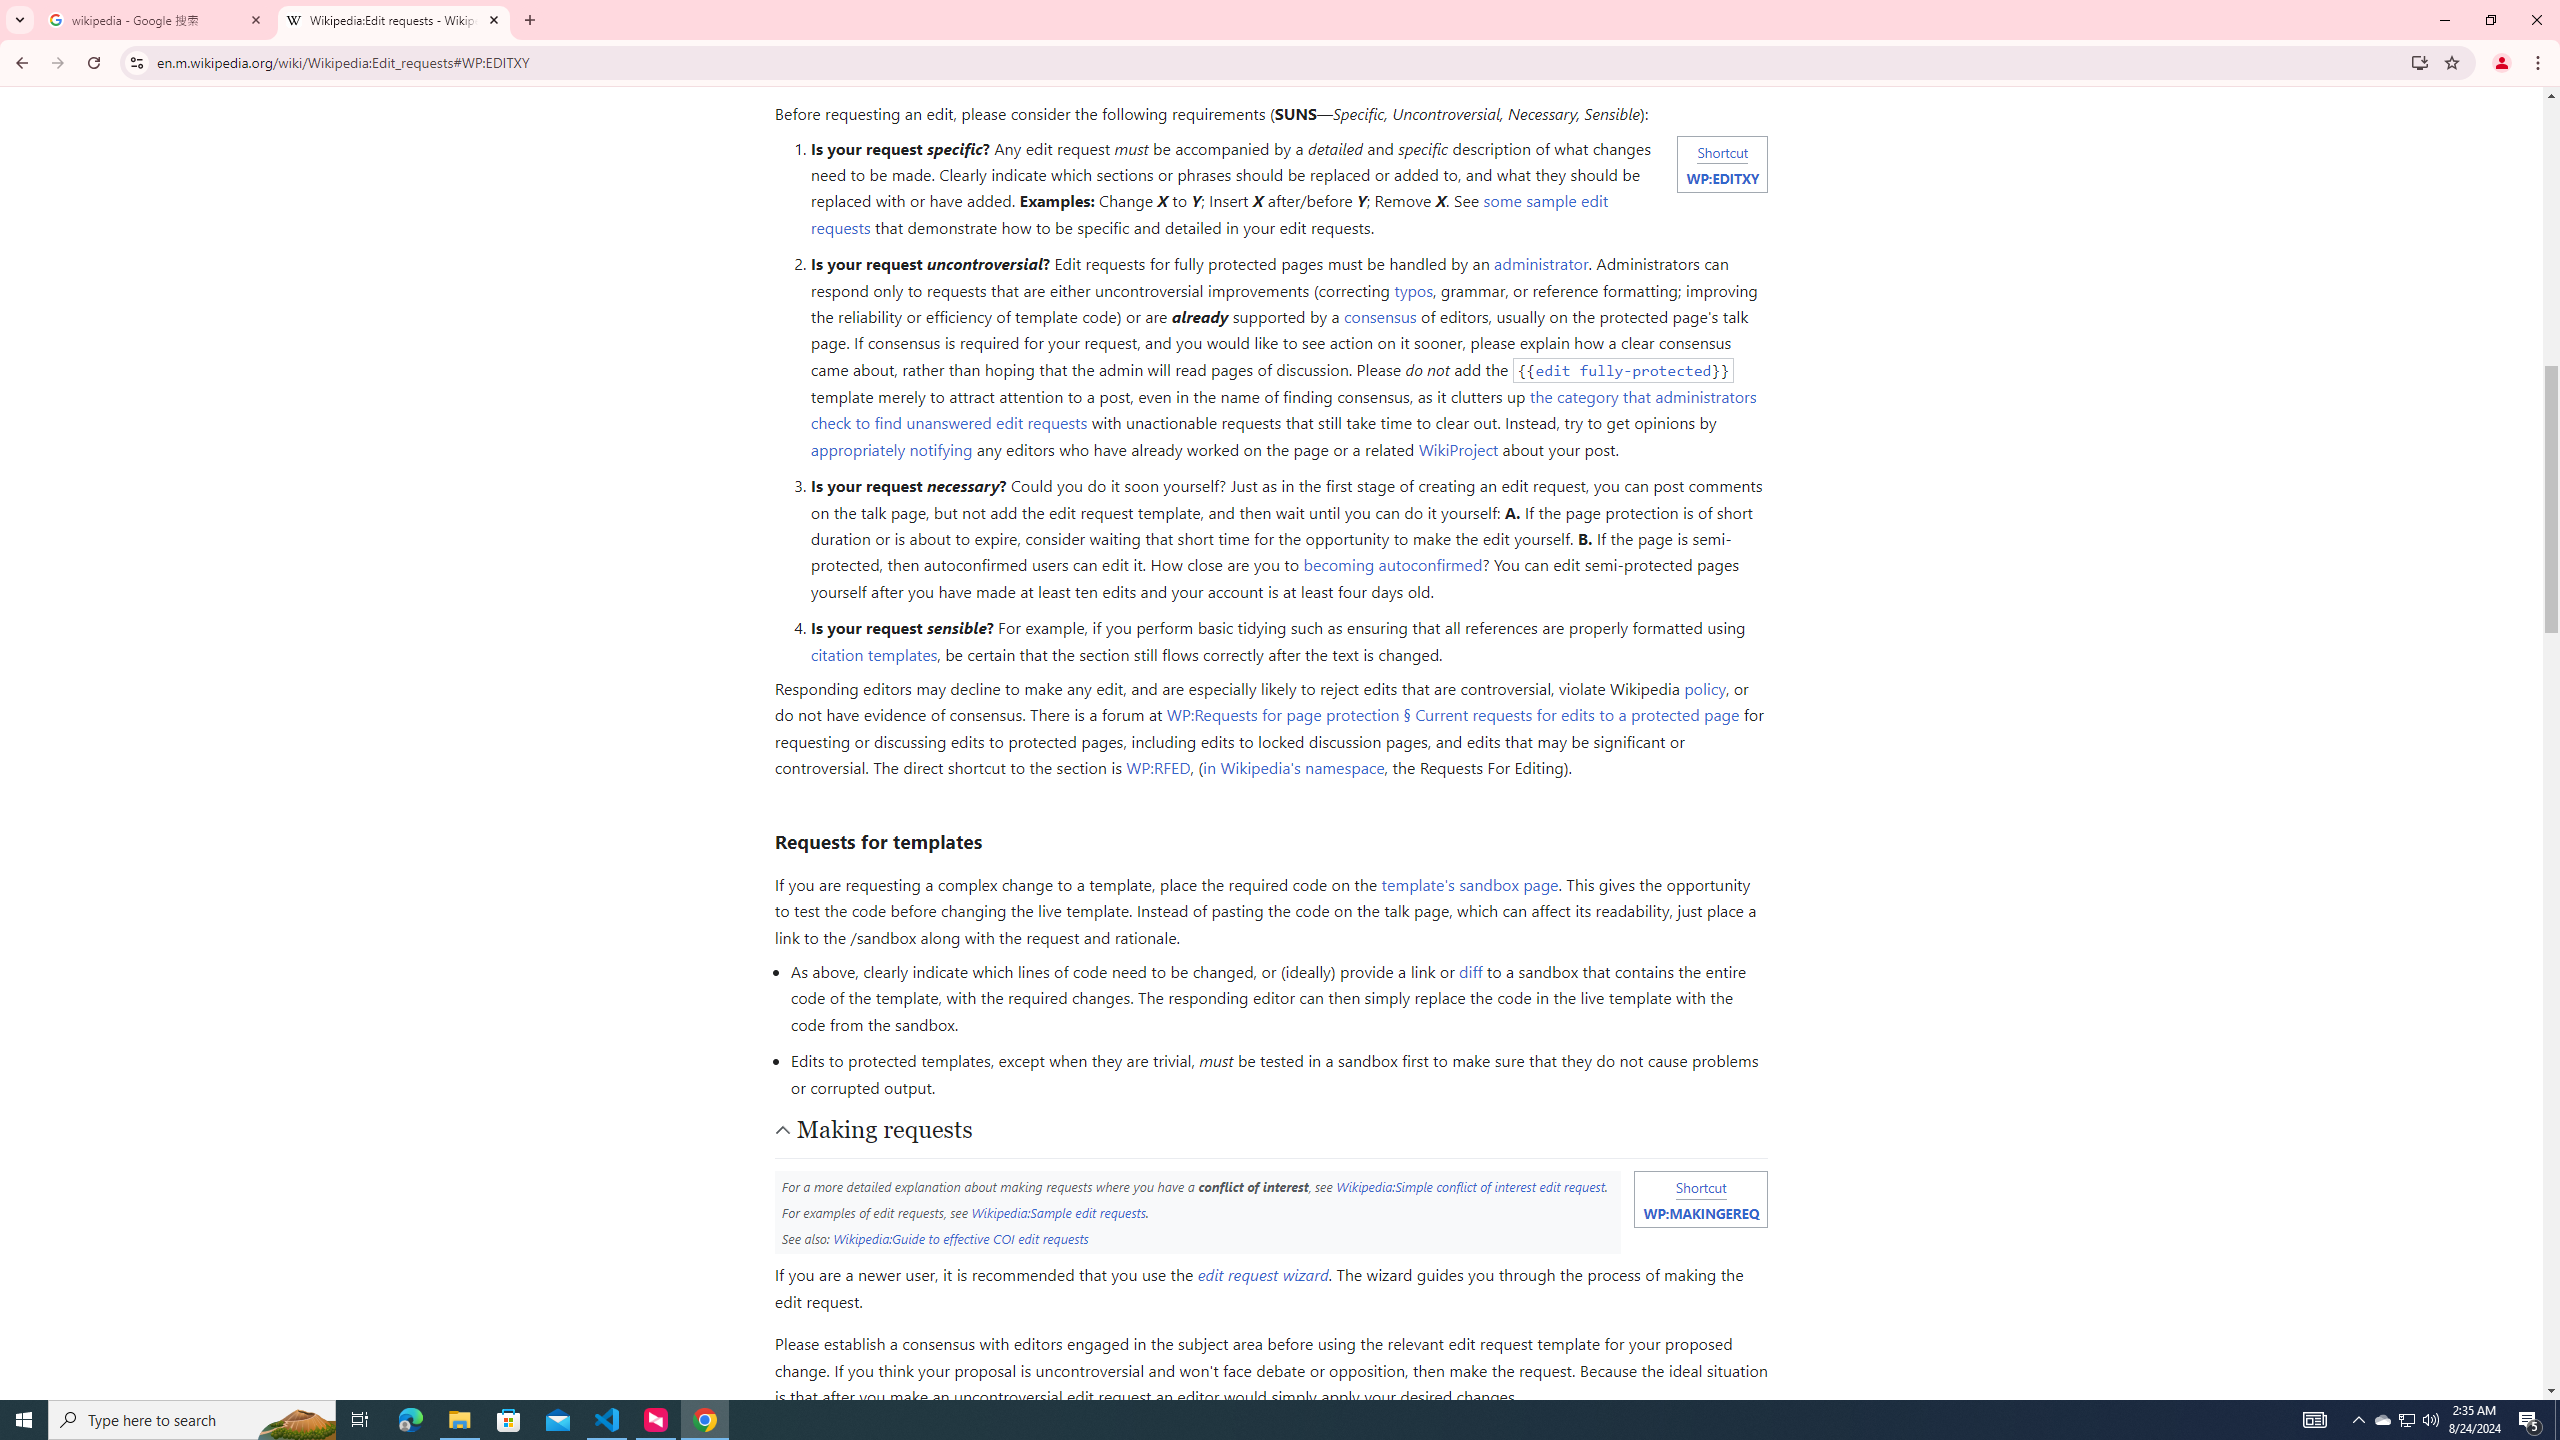  Describe the element at coordinates (1469, 1187) in the screenshot. I see `'Wikipedia:Simple conflict of interest edit request'` at that location.